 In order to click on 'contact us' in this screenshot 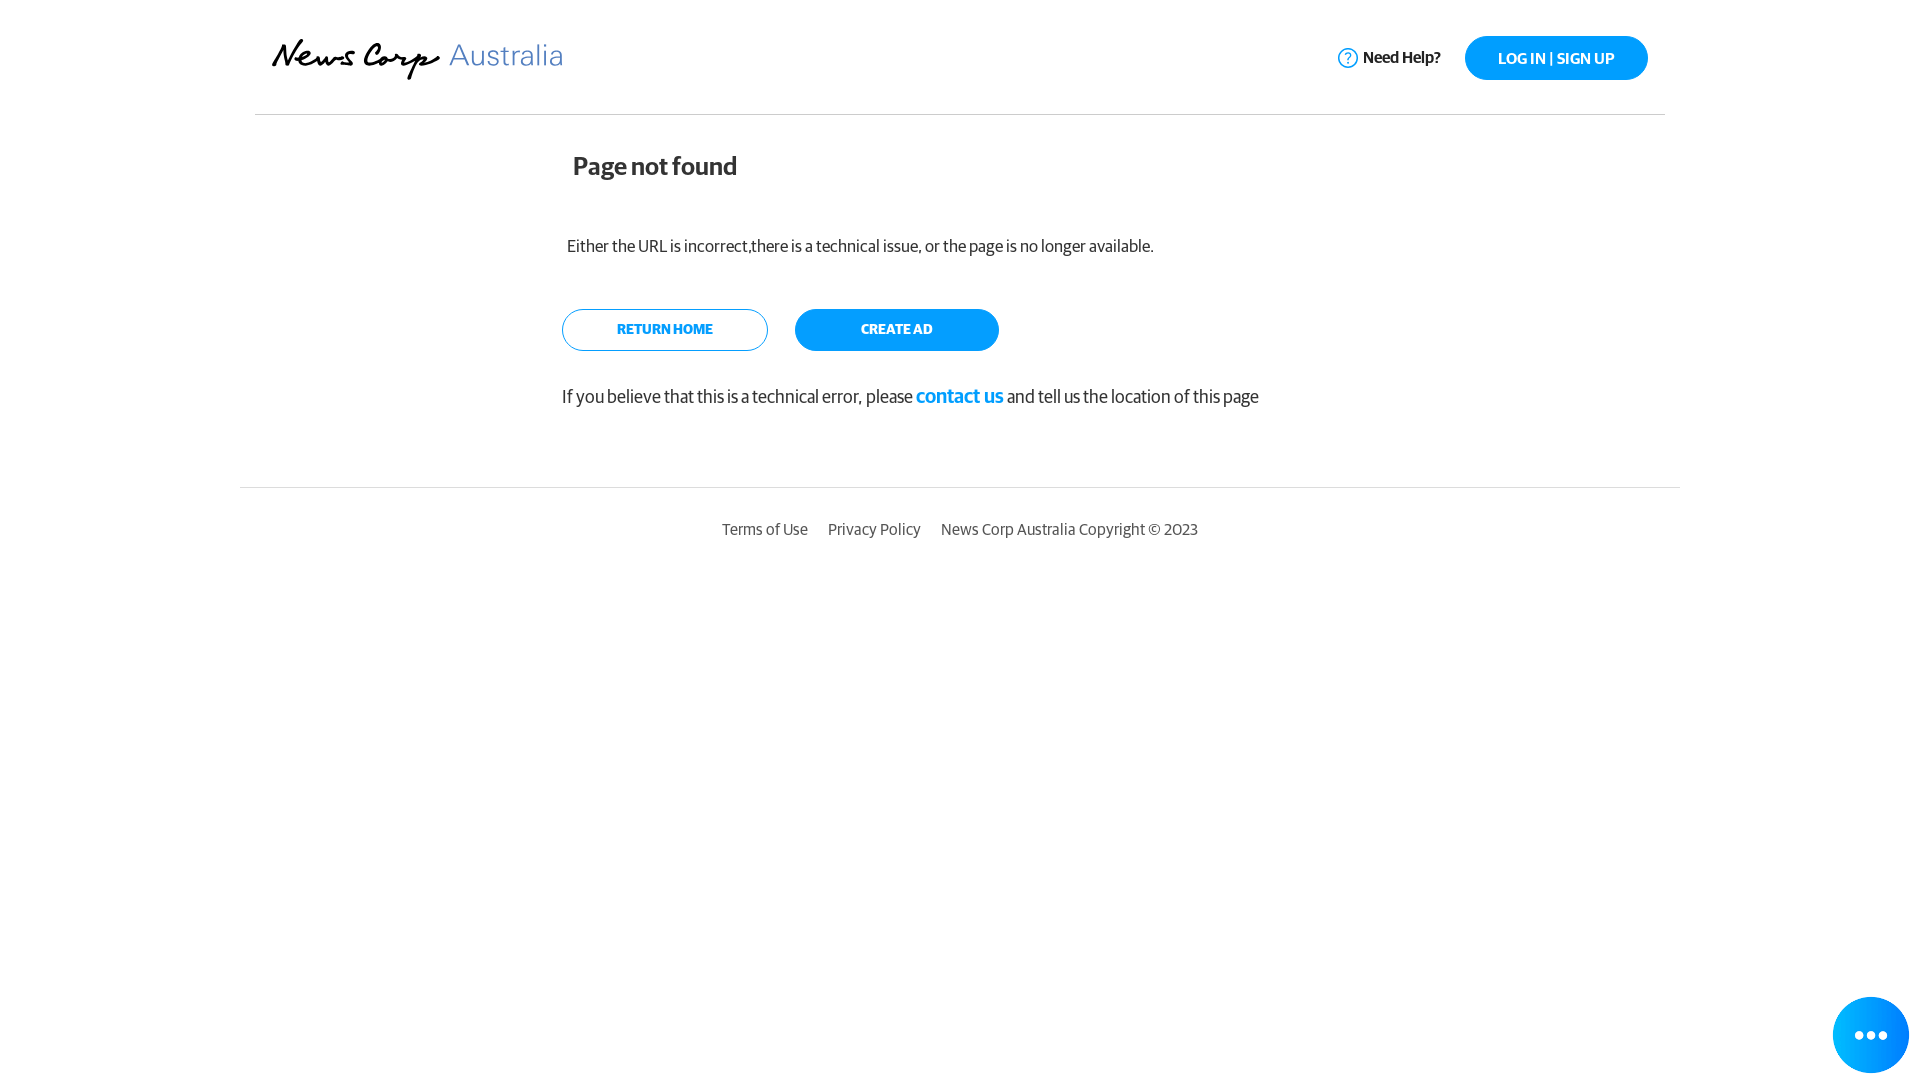, I will do `click(960, 397)`.